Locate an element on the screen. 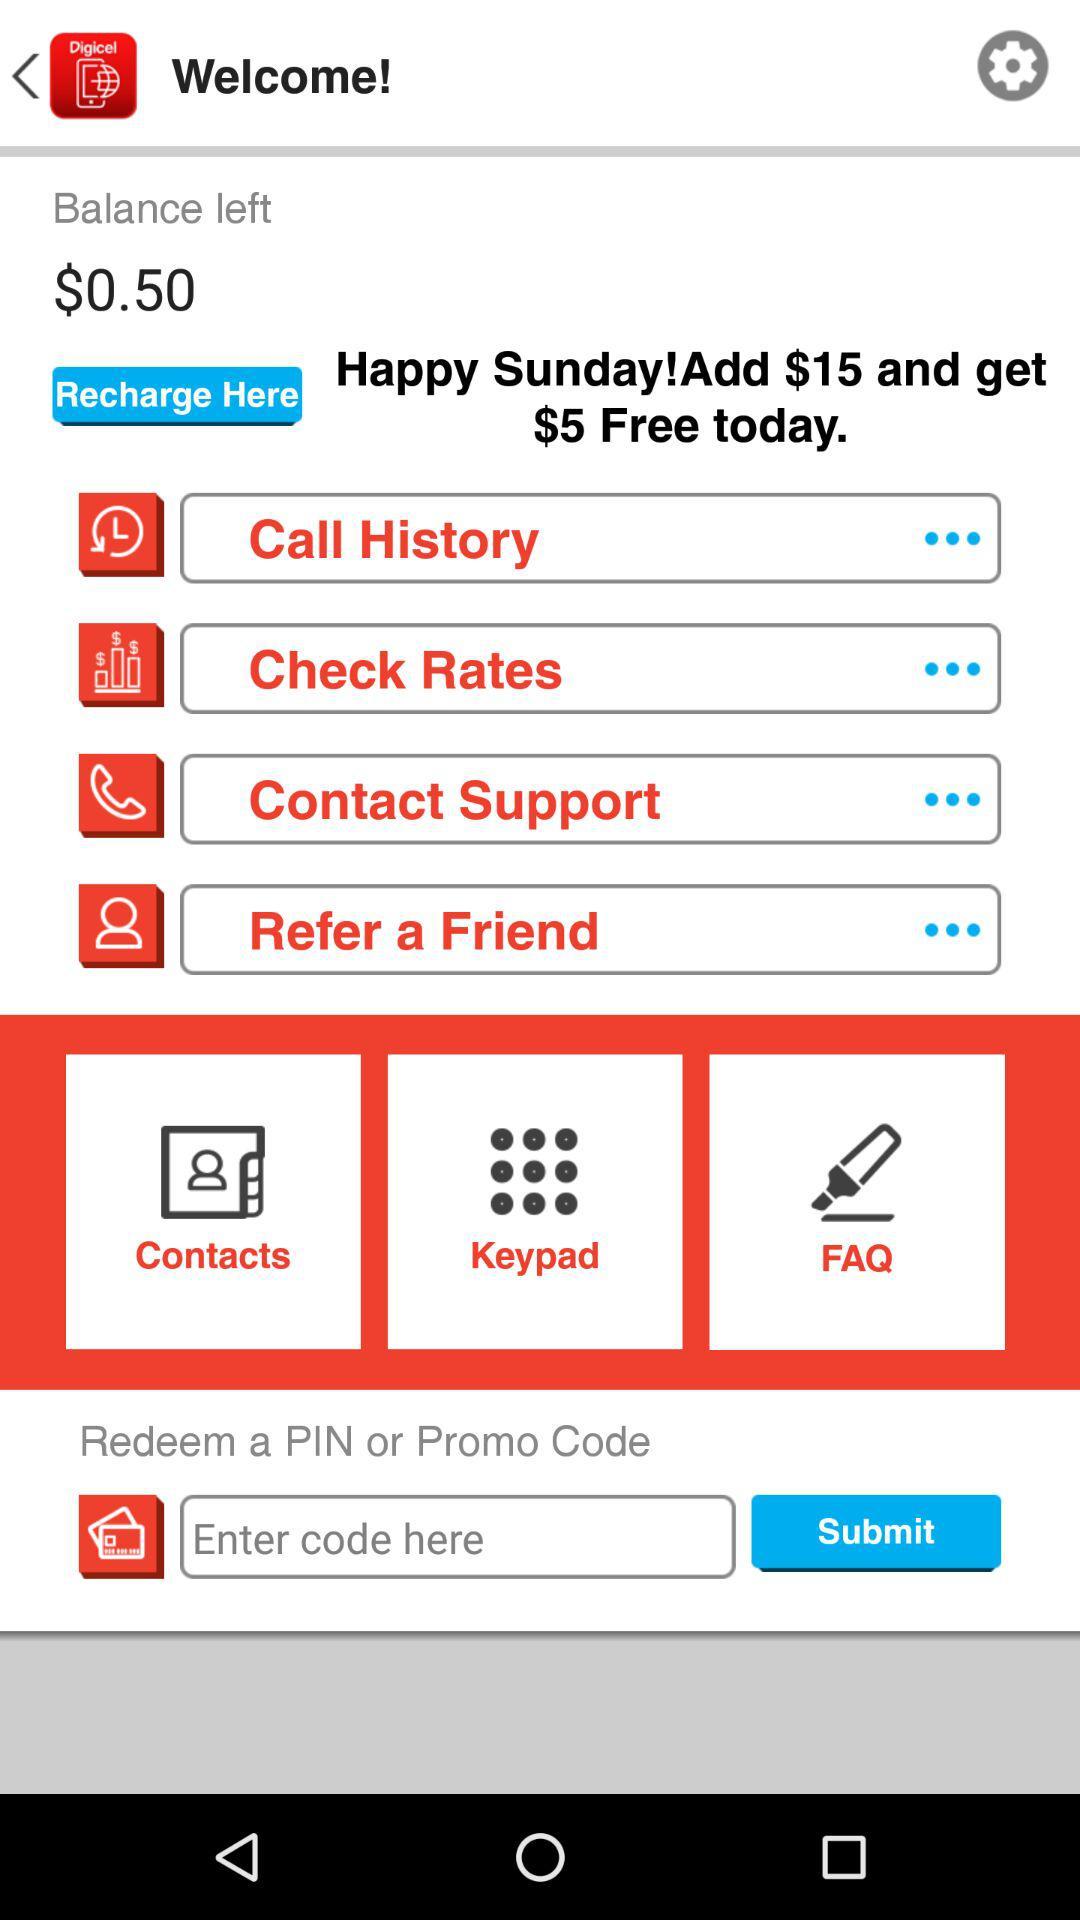 This screenshot has height=1920, width=1080. the recharge here button is located at coordinates (176, 396).